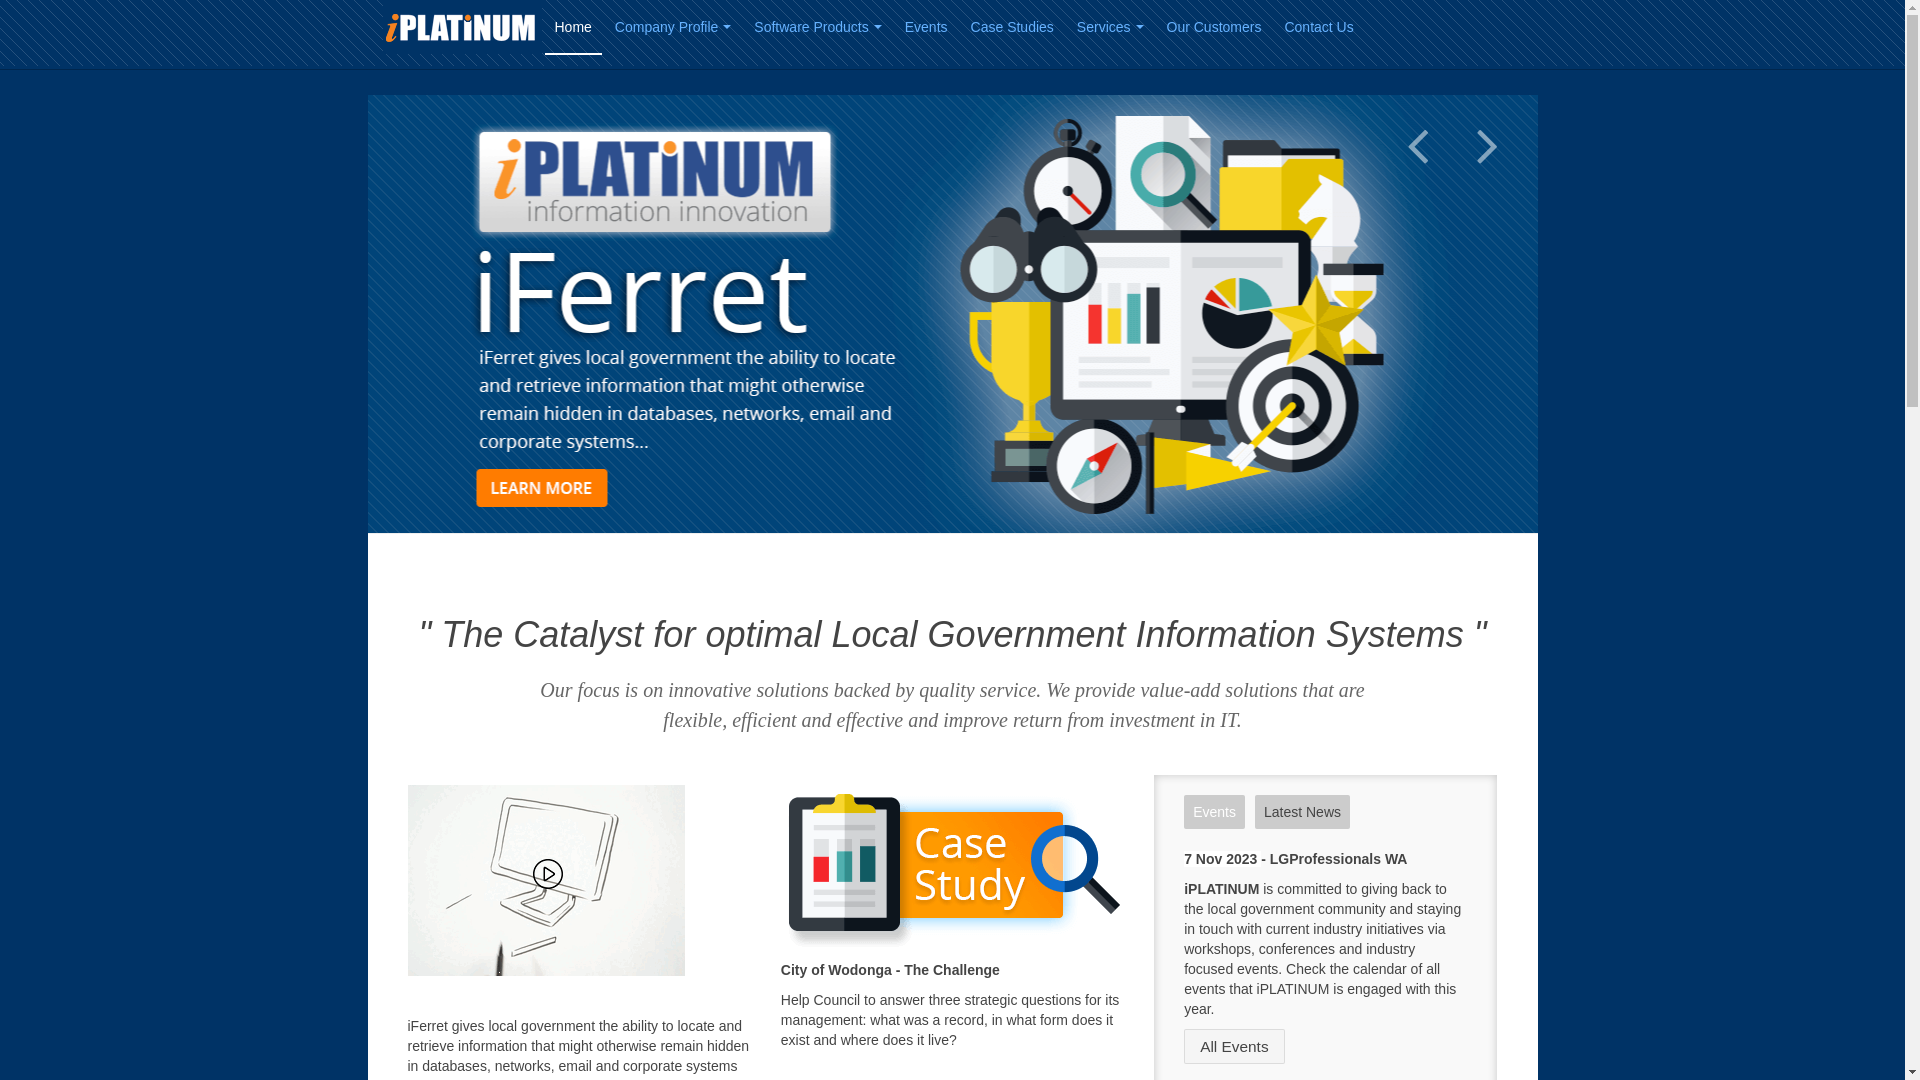 Image resolution: width=1920 pixels, height=1080 pixels. I want to click on 'Software Products', so click(743, 27).